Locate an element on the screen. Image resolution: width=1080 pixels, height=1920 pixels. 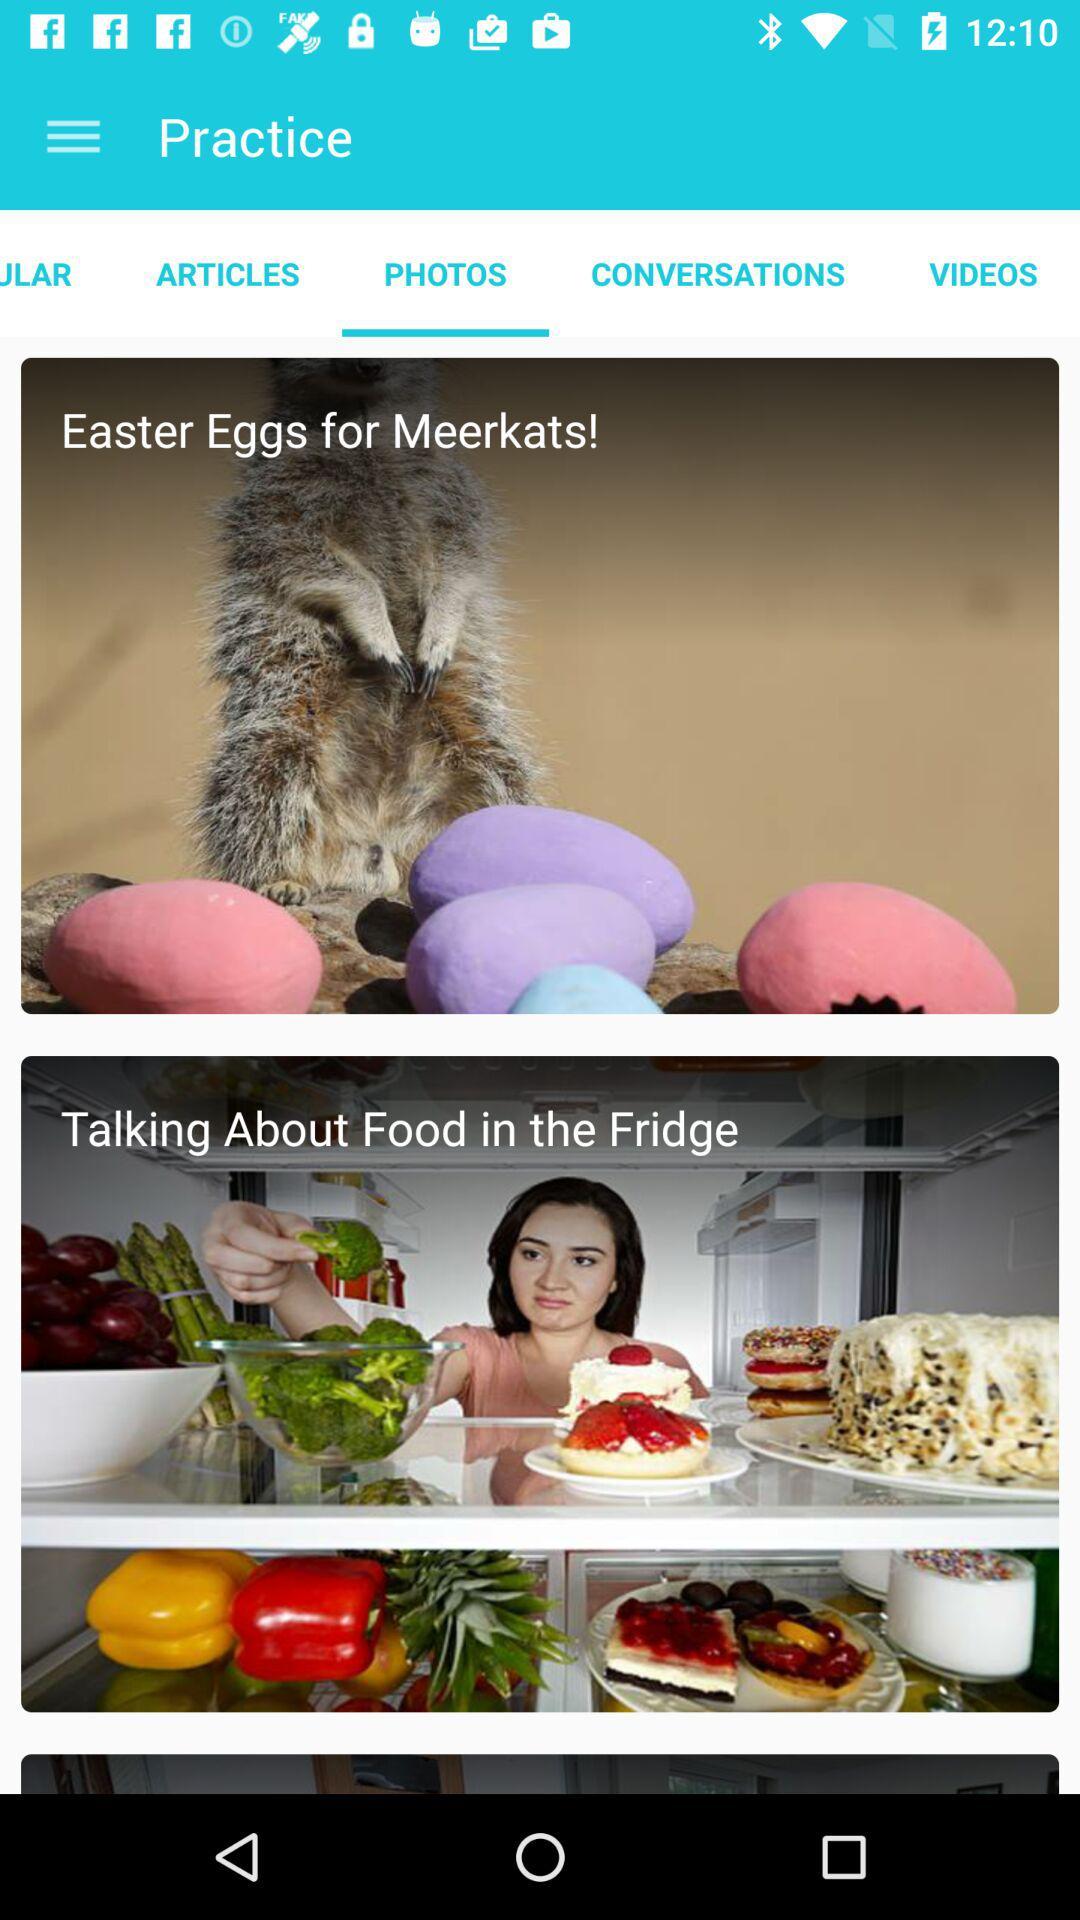
the app to the right of the popular app is located at coordinates (226, 272).